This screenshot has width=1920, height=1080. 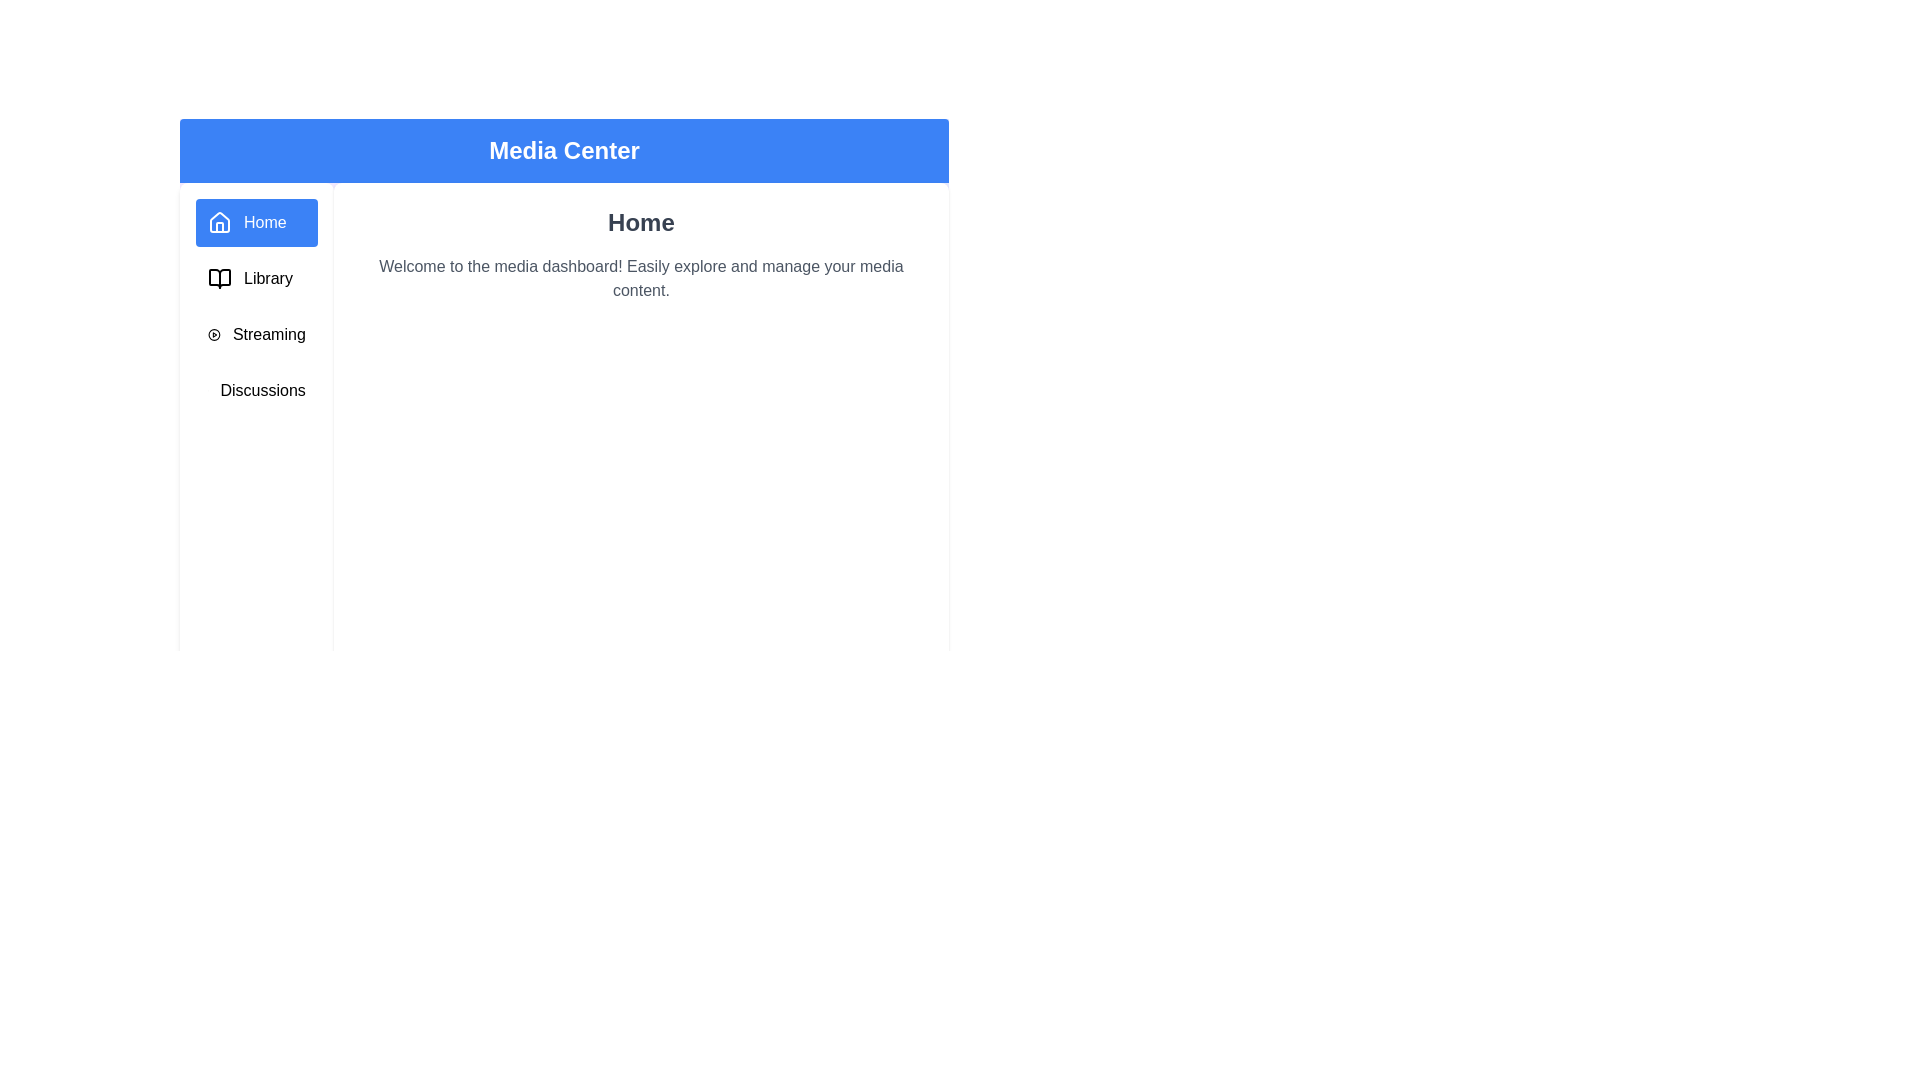 What do you see at coordinates (254, 334) in the screenshot?
I see `the Streaming tab by clicking on its corresponding sidebar entry` at bounding box center [254, 334].